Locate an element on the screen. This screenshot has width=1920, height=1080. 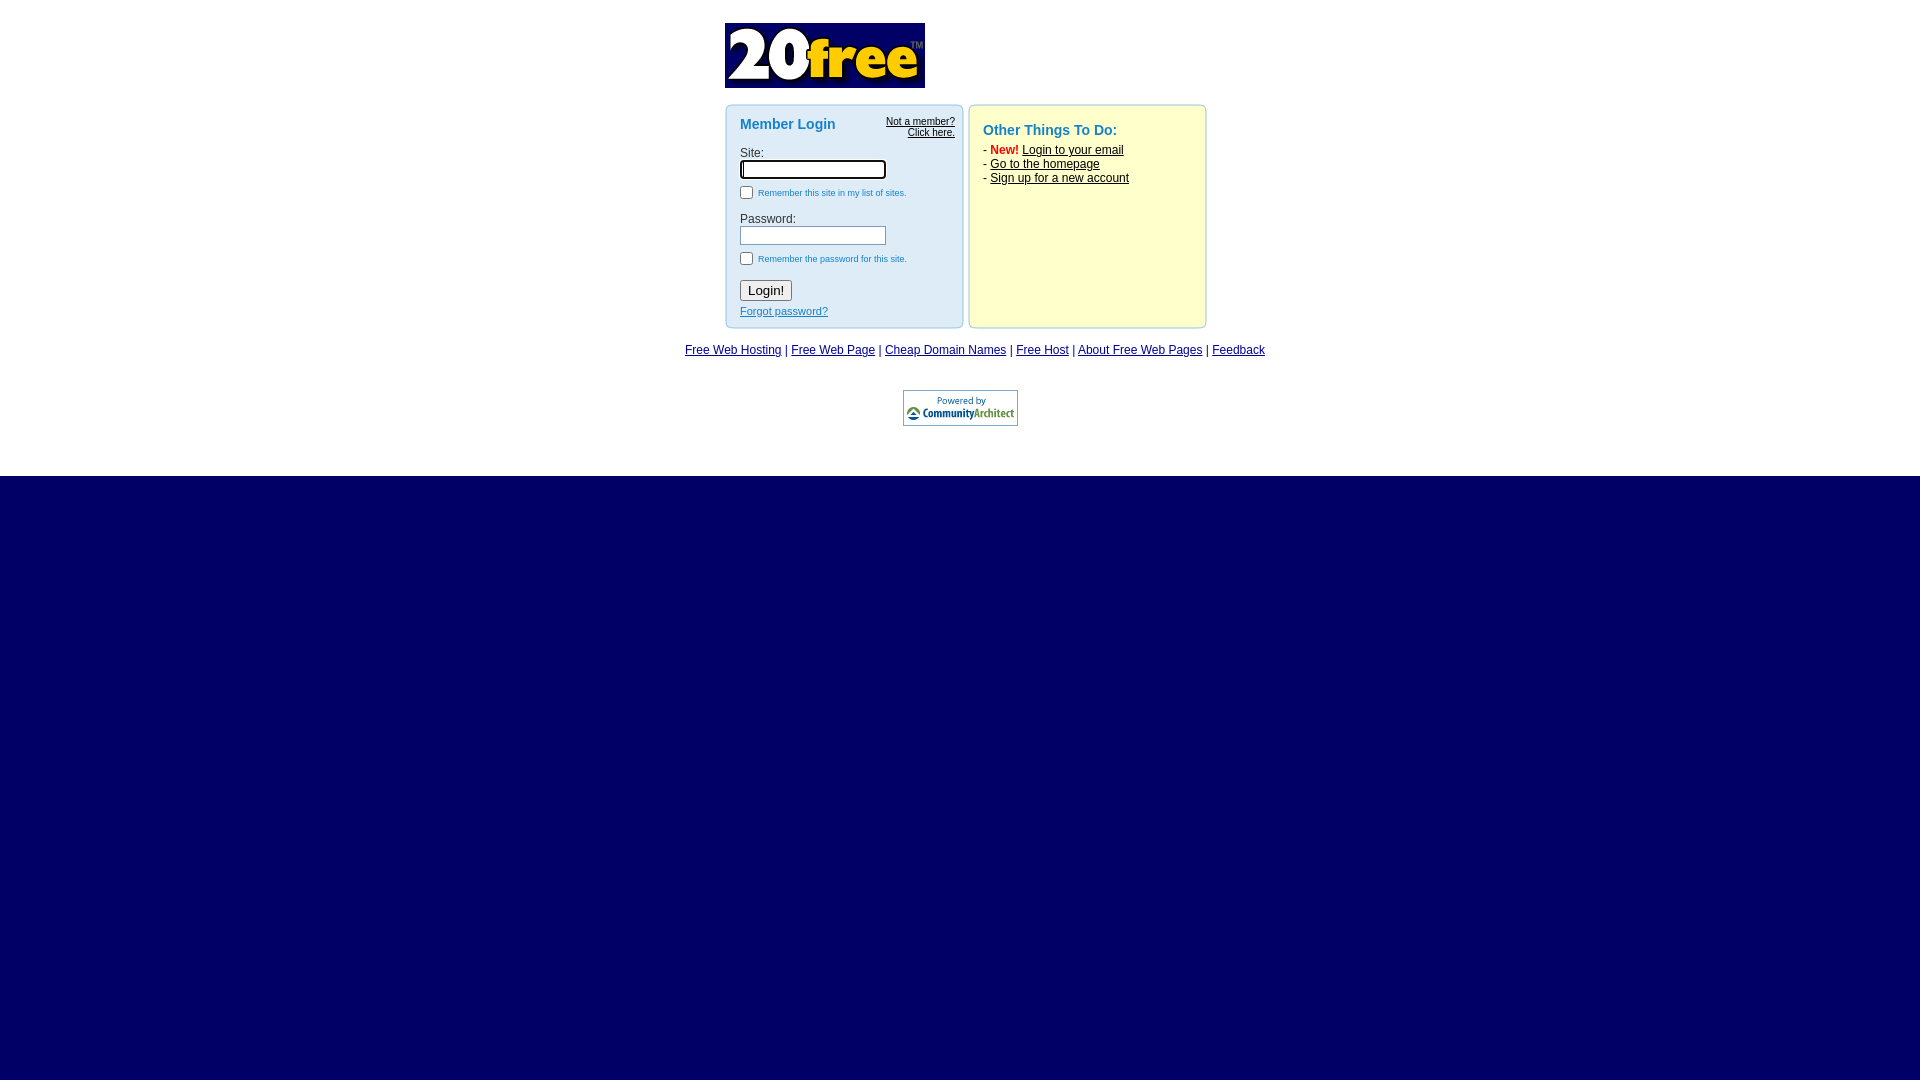
'Forgot password?' is located at coordinates (782, 311).